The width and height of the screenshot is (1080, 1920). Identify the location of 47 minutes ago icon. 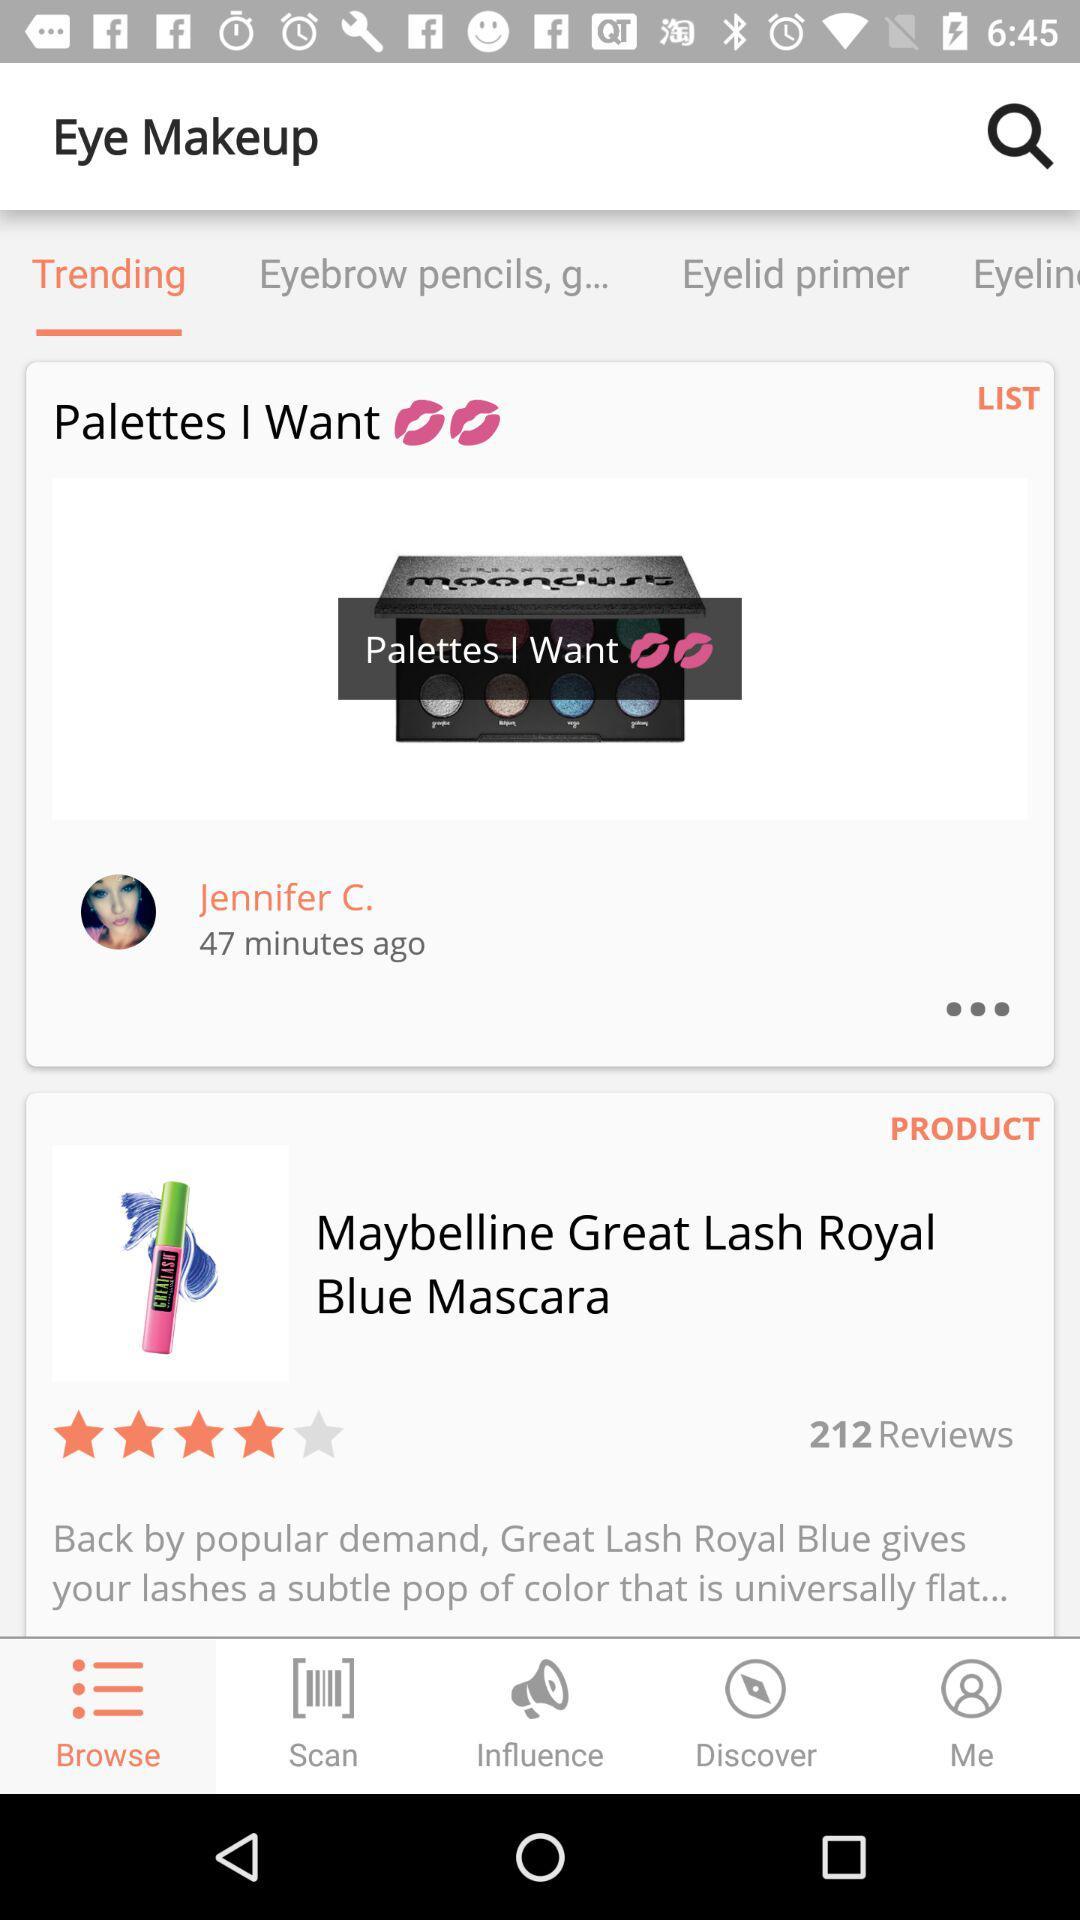
(312, 941).